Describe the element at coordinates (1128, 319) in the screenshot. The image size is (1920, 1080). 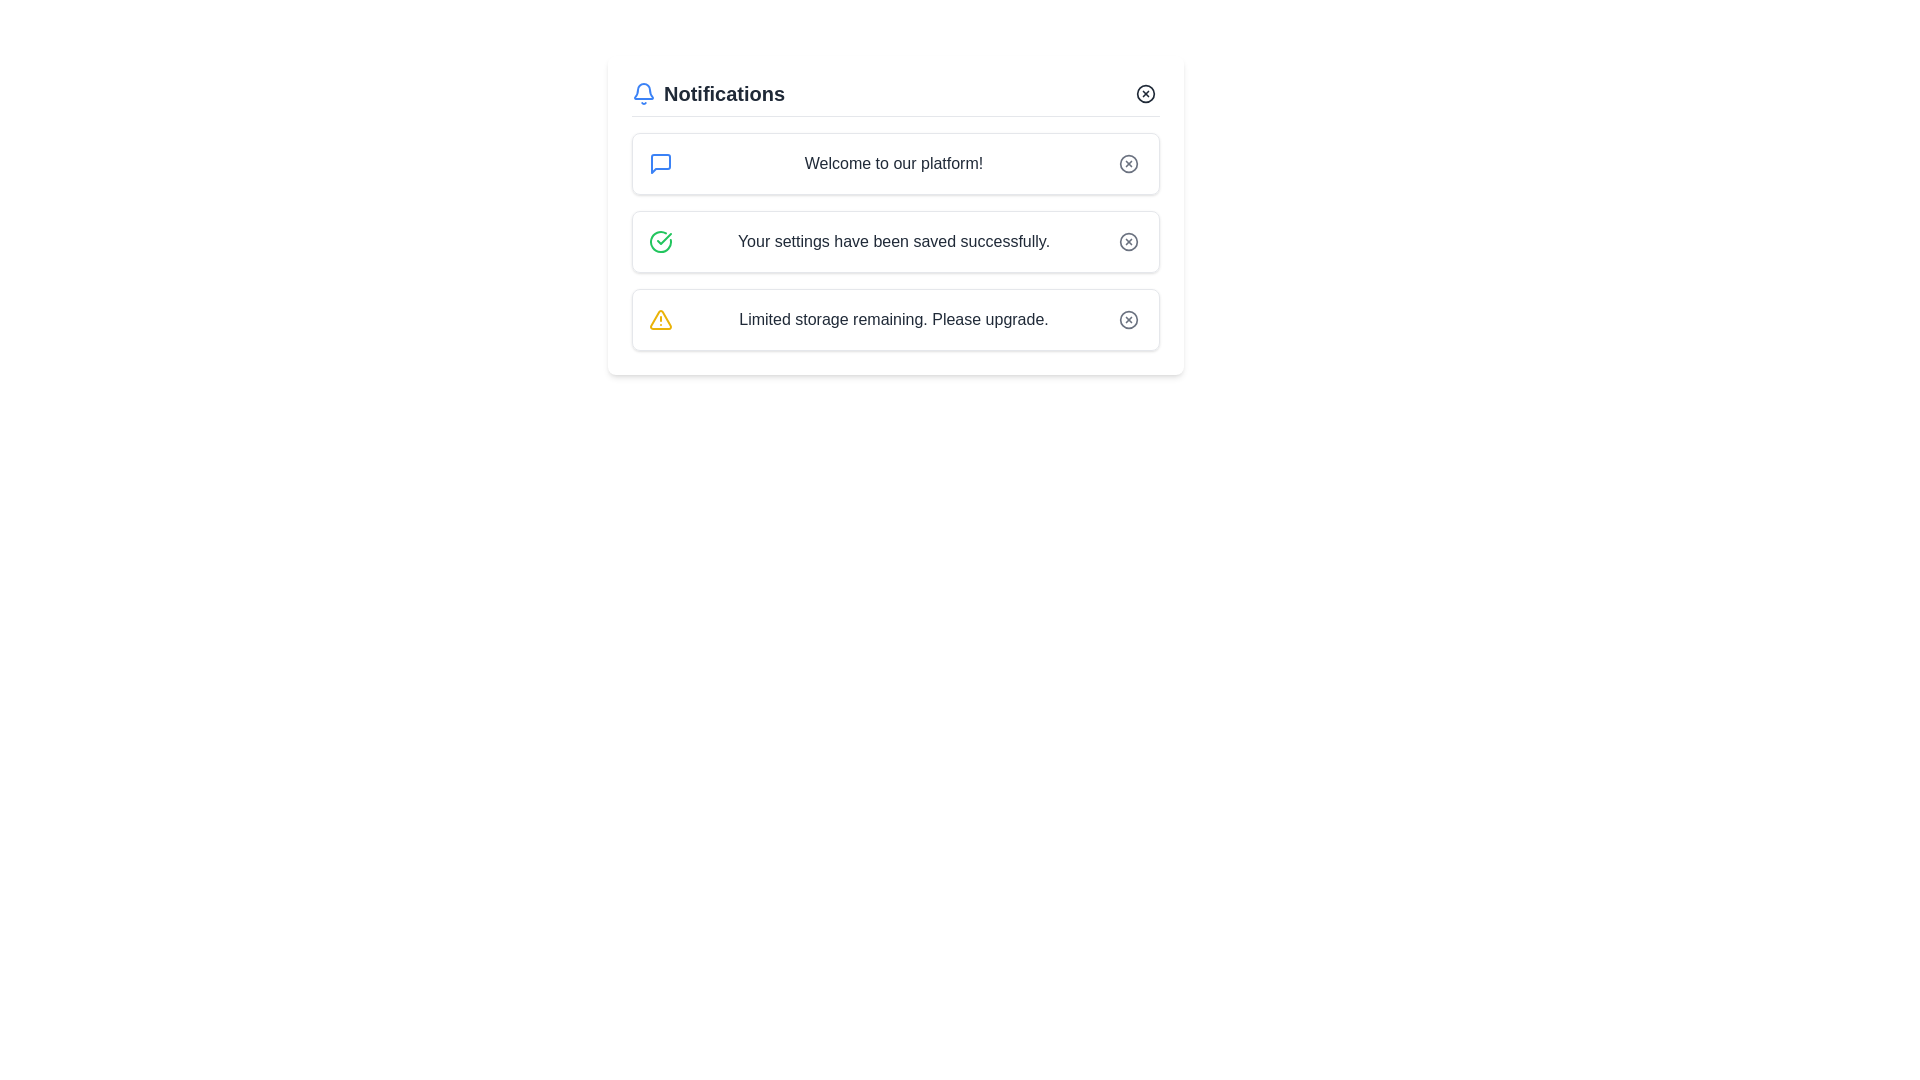
I see `the small circular button with a gray border and an 'X' icon inside` at that location.